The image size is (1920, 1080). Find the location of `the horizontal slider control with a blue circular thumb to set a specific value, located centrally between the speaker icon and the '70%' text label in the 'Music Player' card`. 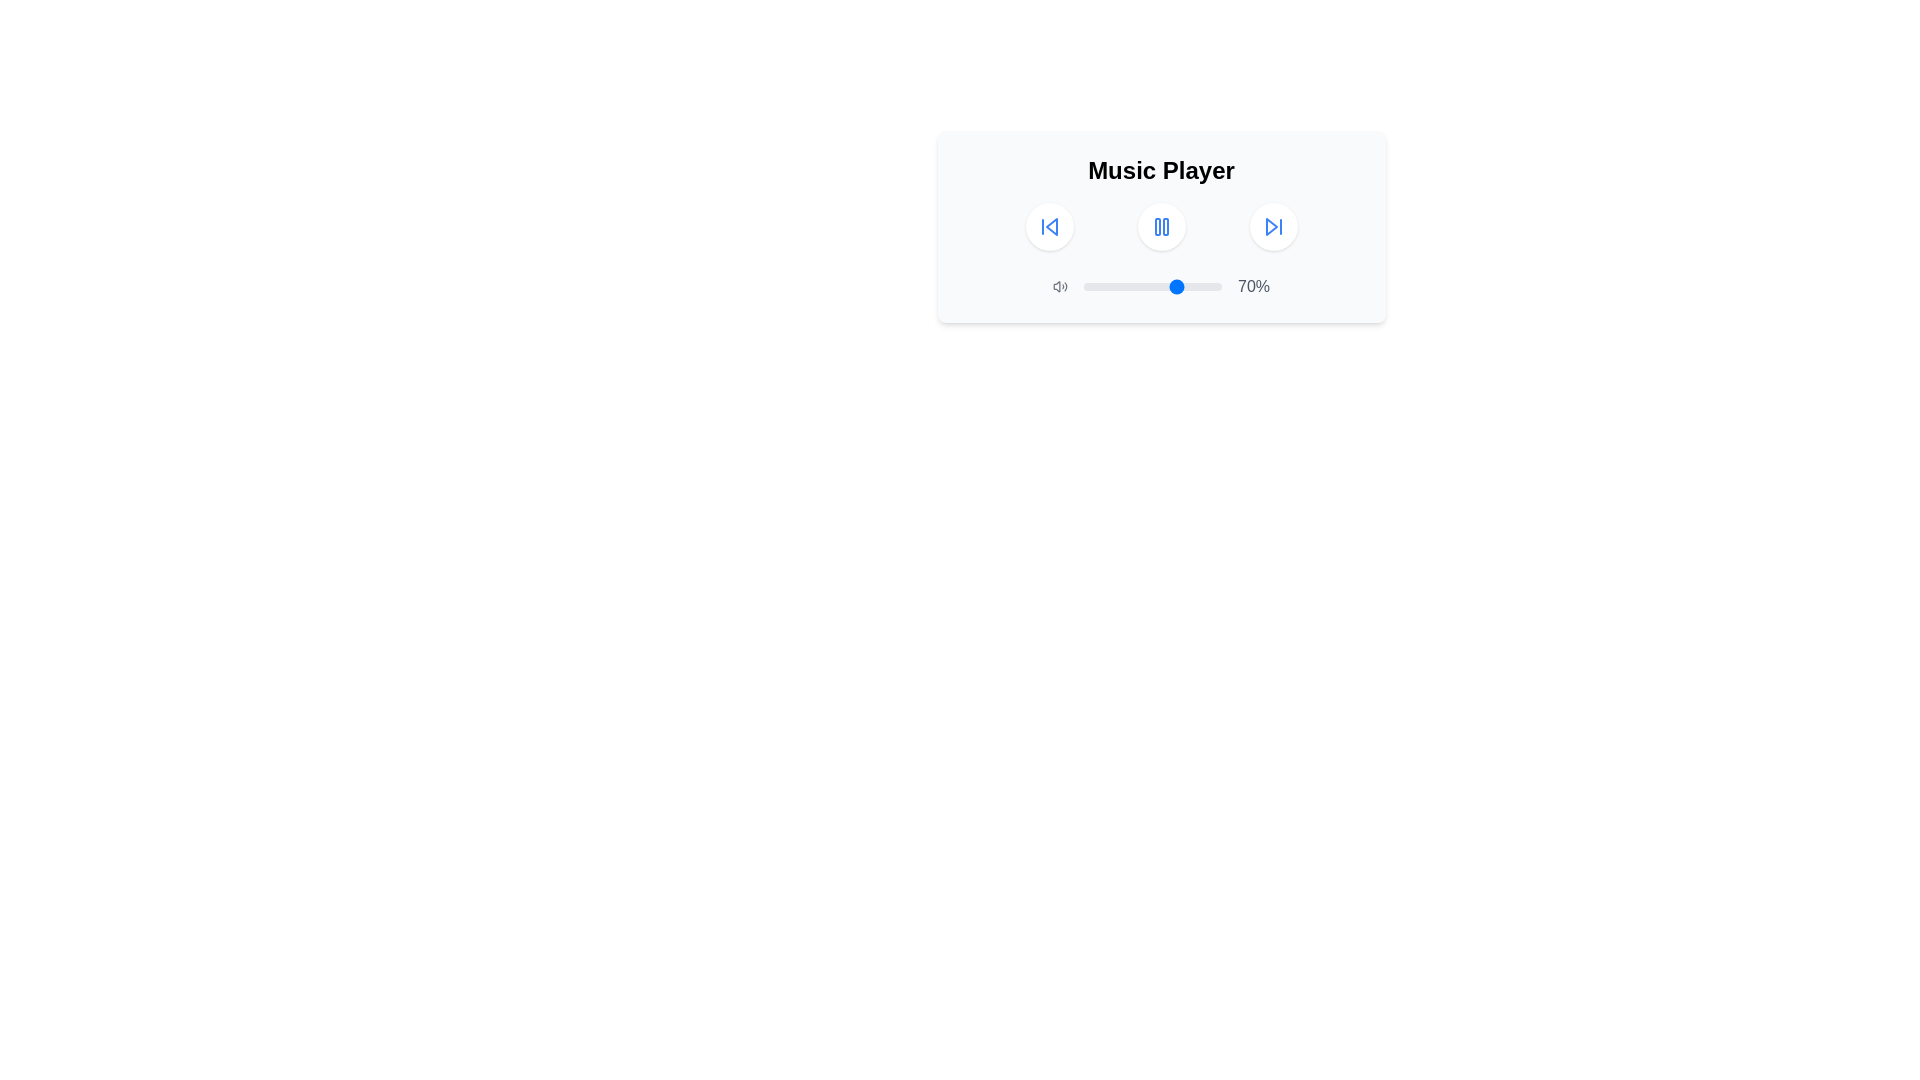

the horizontal slider control with a blue circular thumb to set a specific value, located centrally between the speaker icon and the '70%' text label in the 'Music Player' card is located at coordinates (1161, 286).